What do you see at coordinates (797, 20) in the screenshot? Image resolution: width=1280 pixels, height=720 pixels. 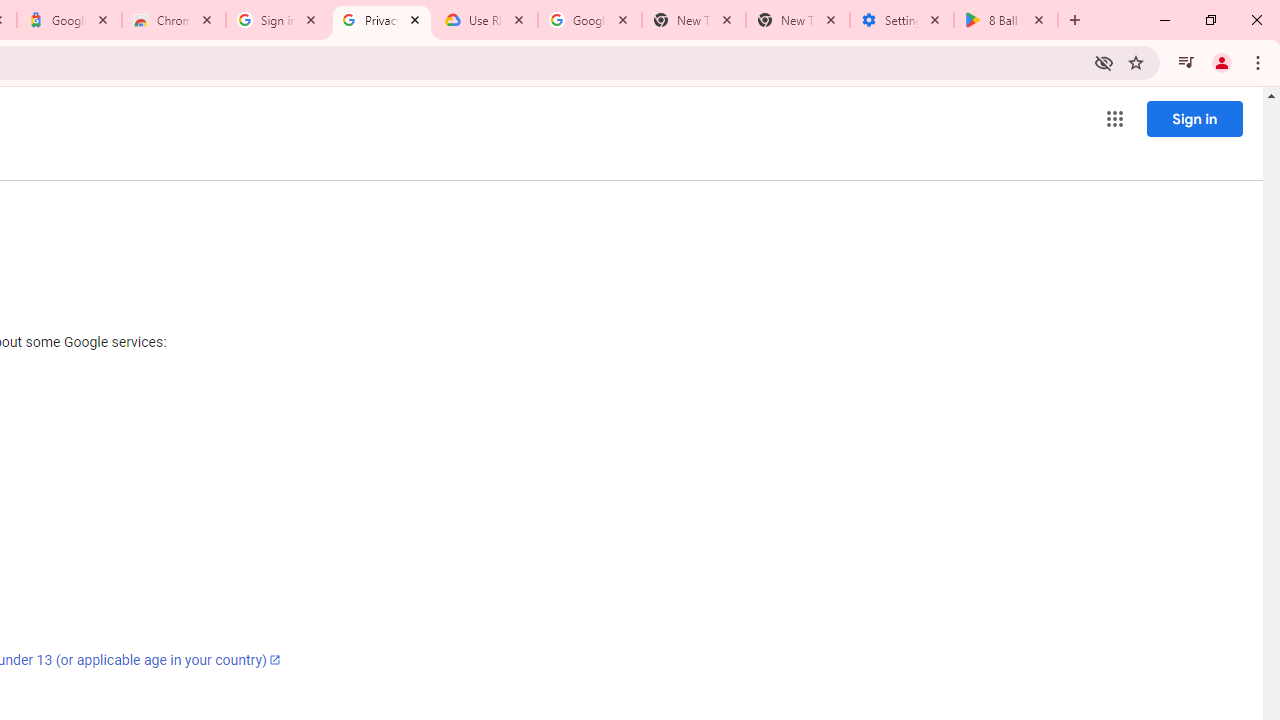 I see `'New Tab'` at bounding box center [797, 20].